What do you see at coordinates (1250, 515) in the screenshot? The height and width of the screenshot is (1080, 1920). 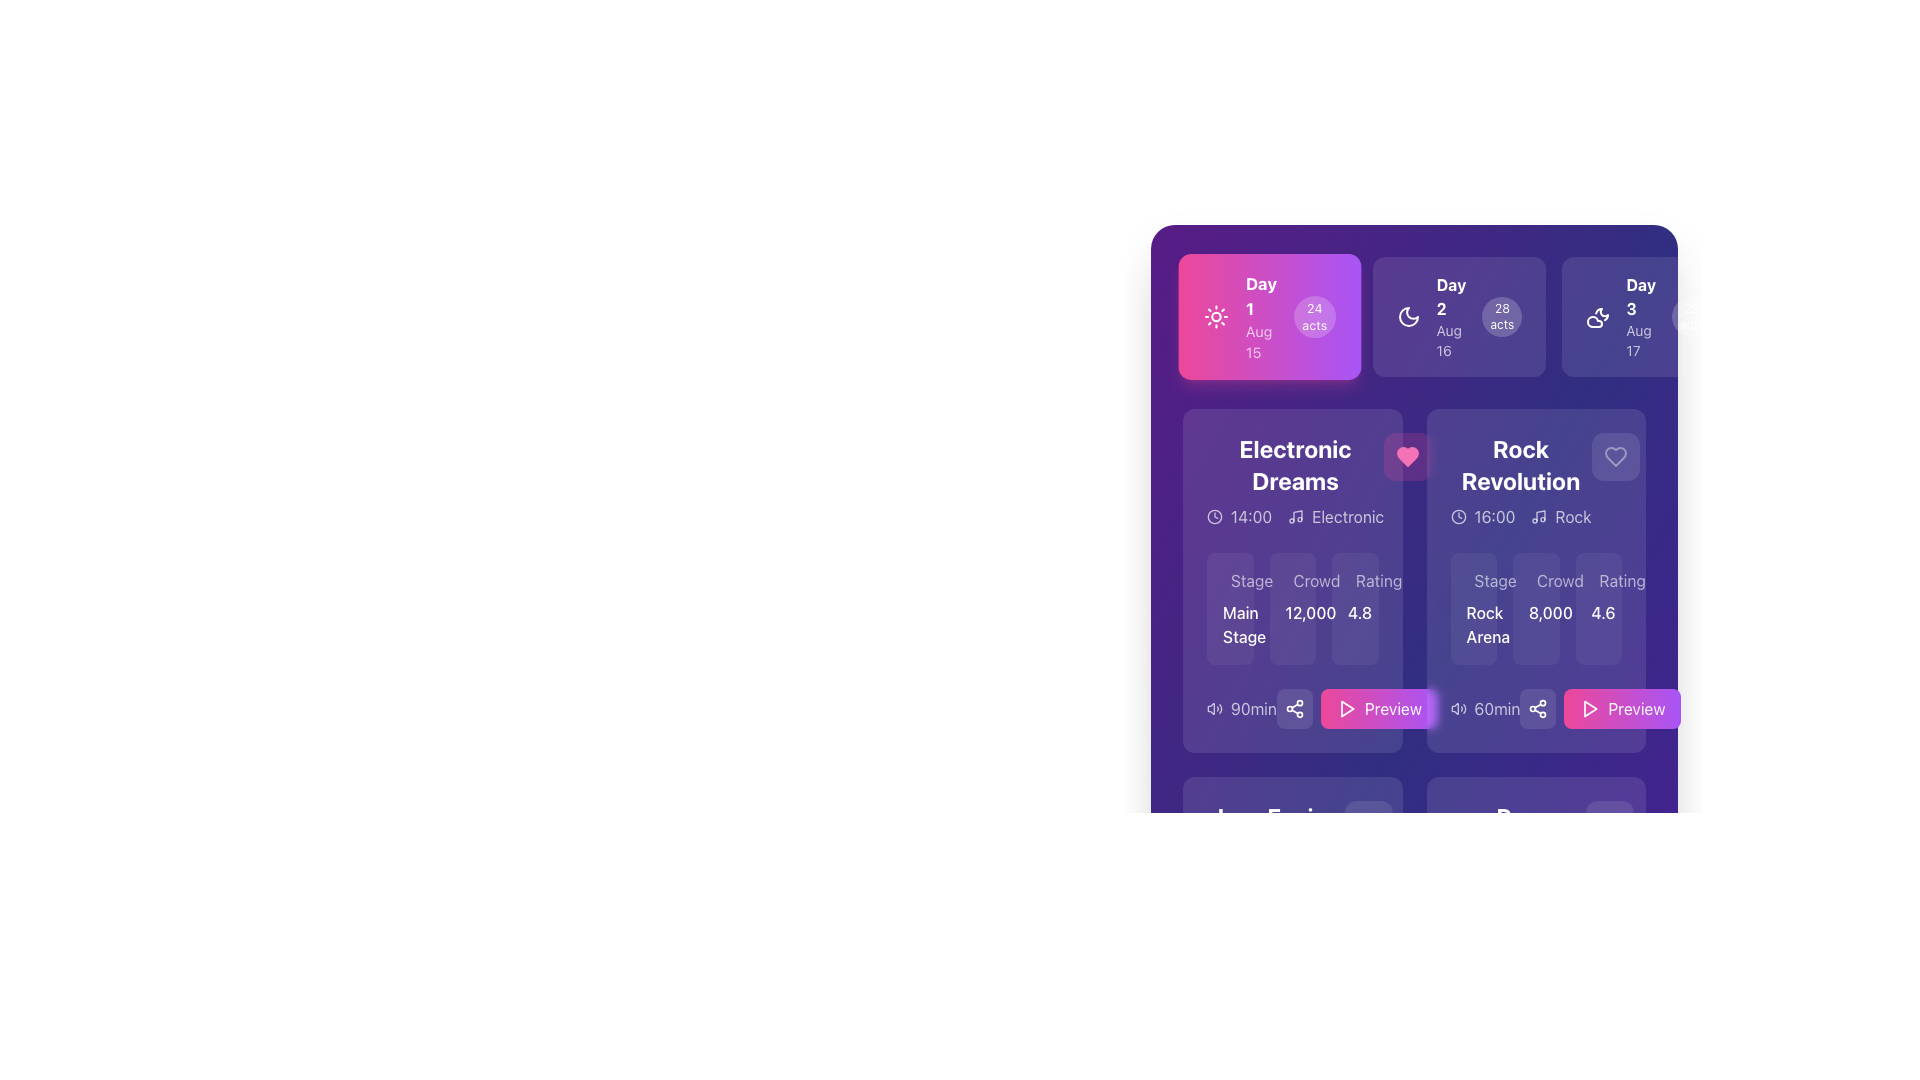 I see `text displayed in the time label of the 'Electronic Dreams' event, which is located below the card's title and near the top-left corner of the card` at bounding box center [1250, 515].